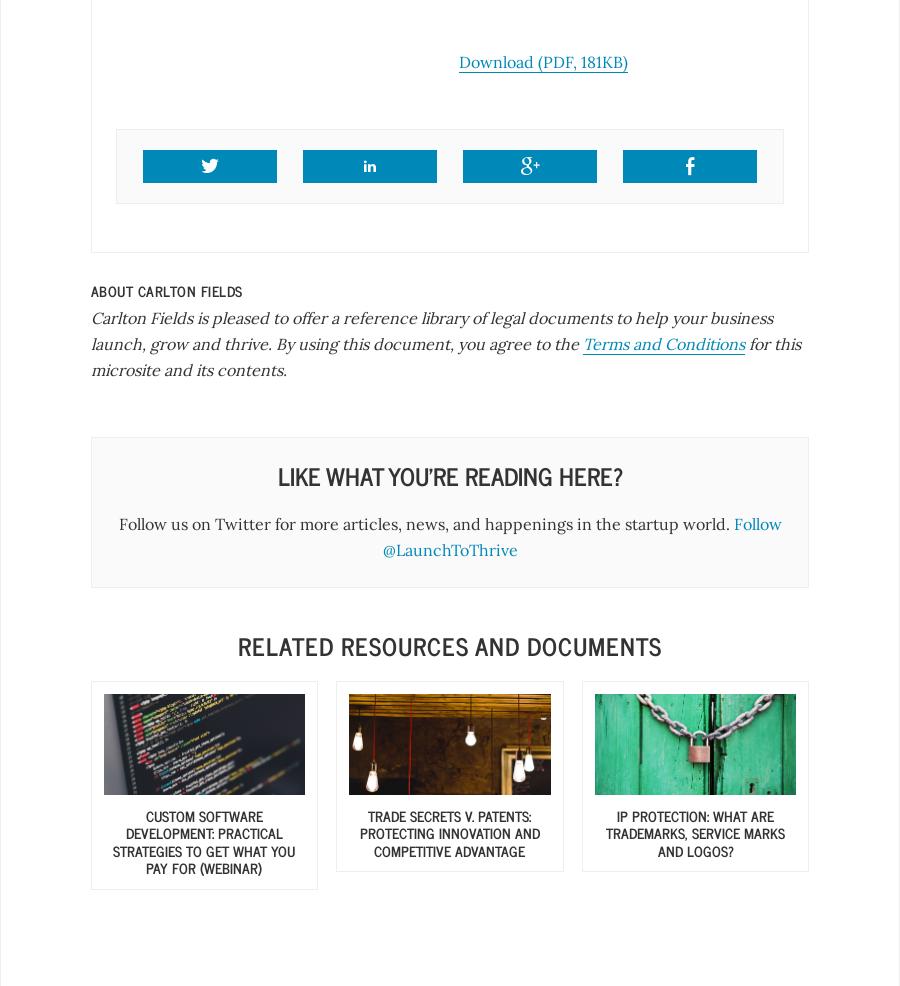  I want to click on 'About', so click(89, 289).